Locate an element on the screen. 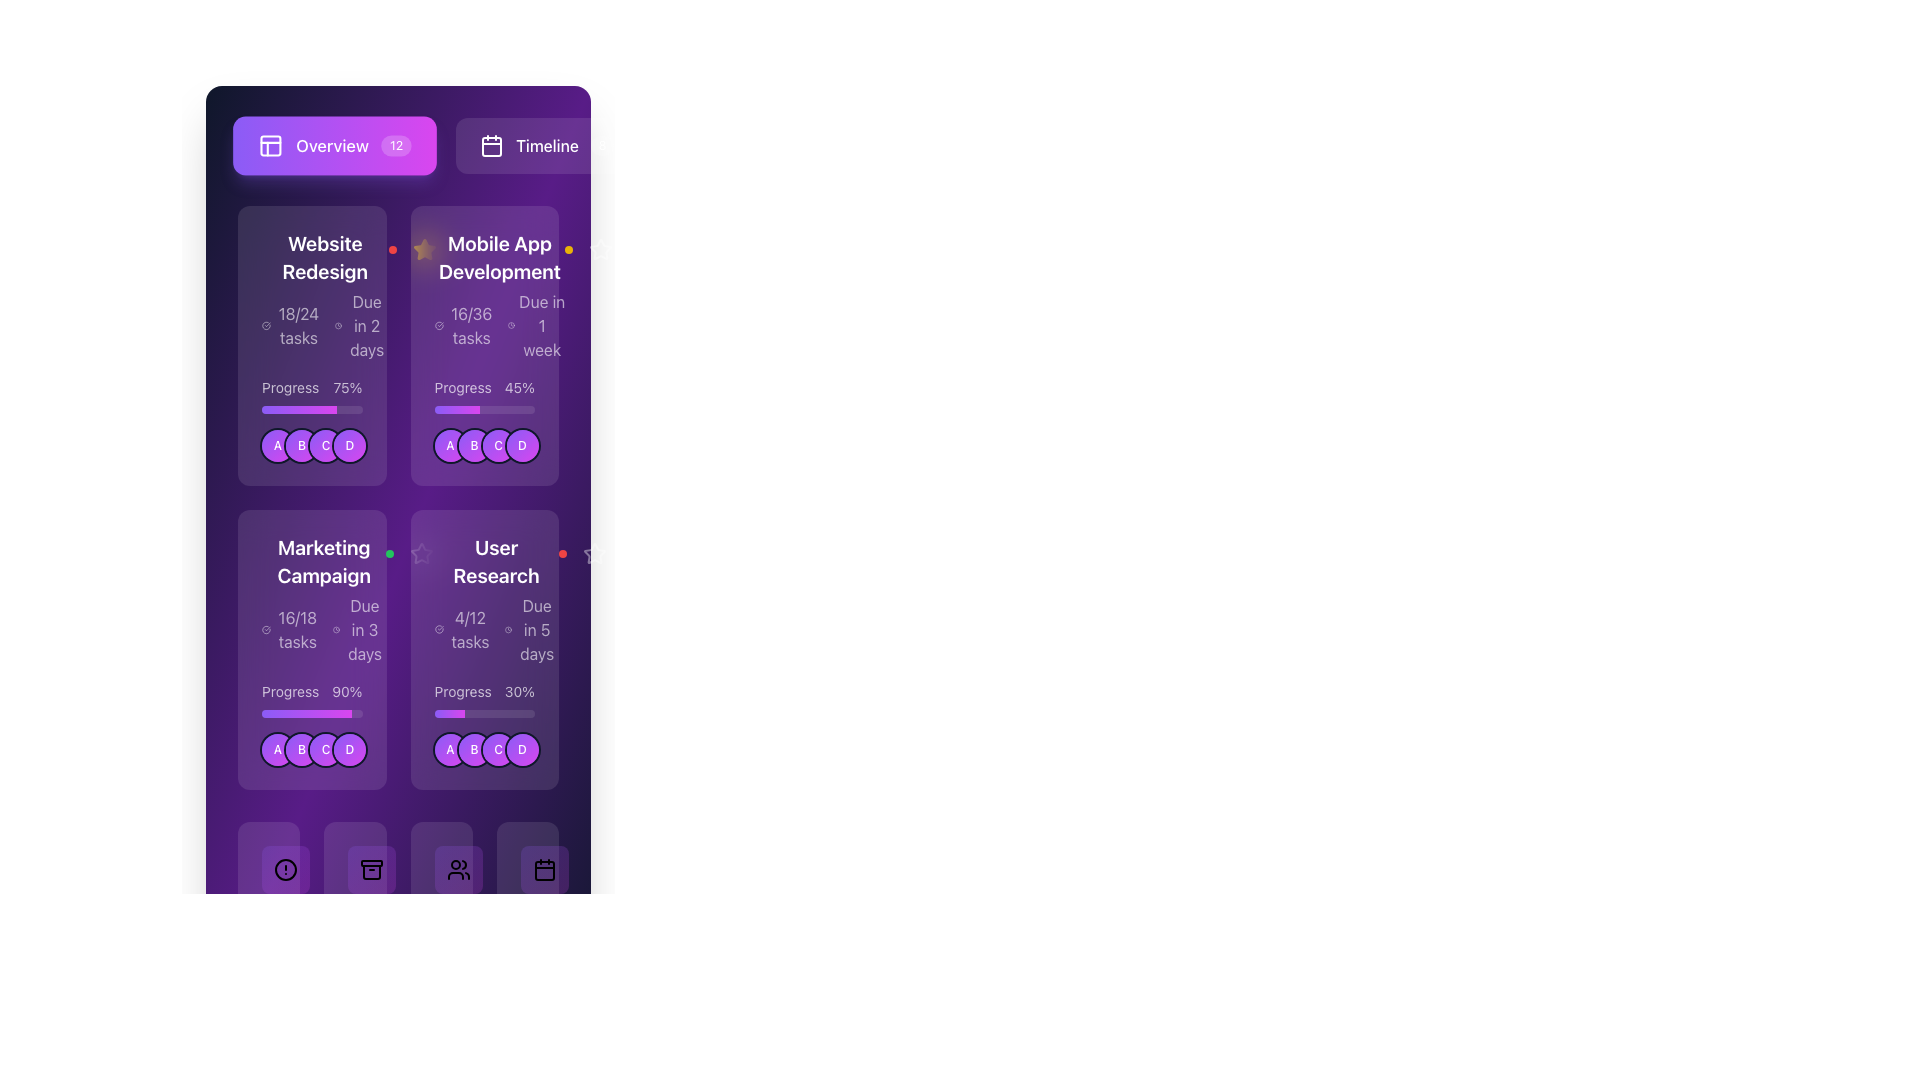 This screenshot has width=1920, height=1080. the purple rectangle with rounded corners that is part of the calendar icon in the navigation bar at the bottom right of the interface, if it is interactive is located at coordinates (544, 870).